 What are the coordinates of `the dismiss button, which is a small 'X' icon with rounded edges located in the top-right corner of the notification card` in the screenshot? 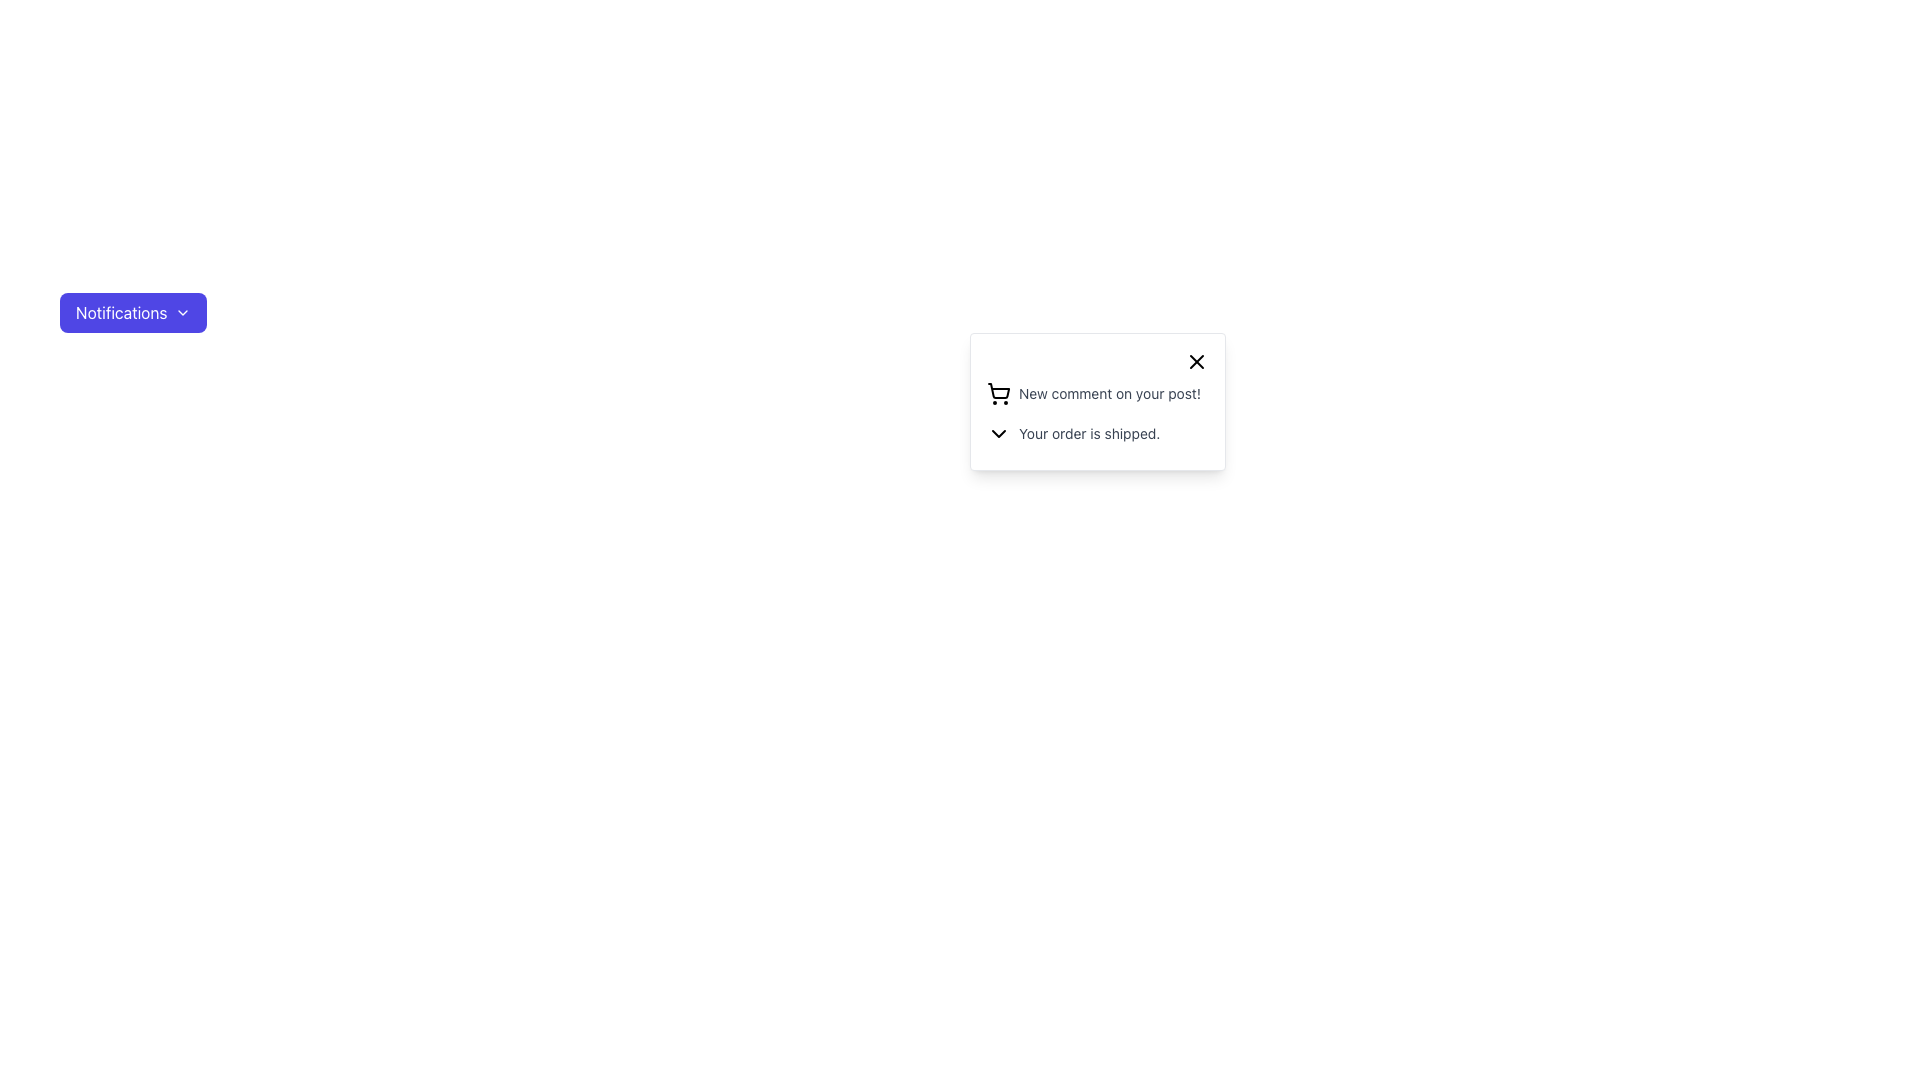 It's located at (1196, 362).